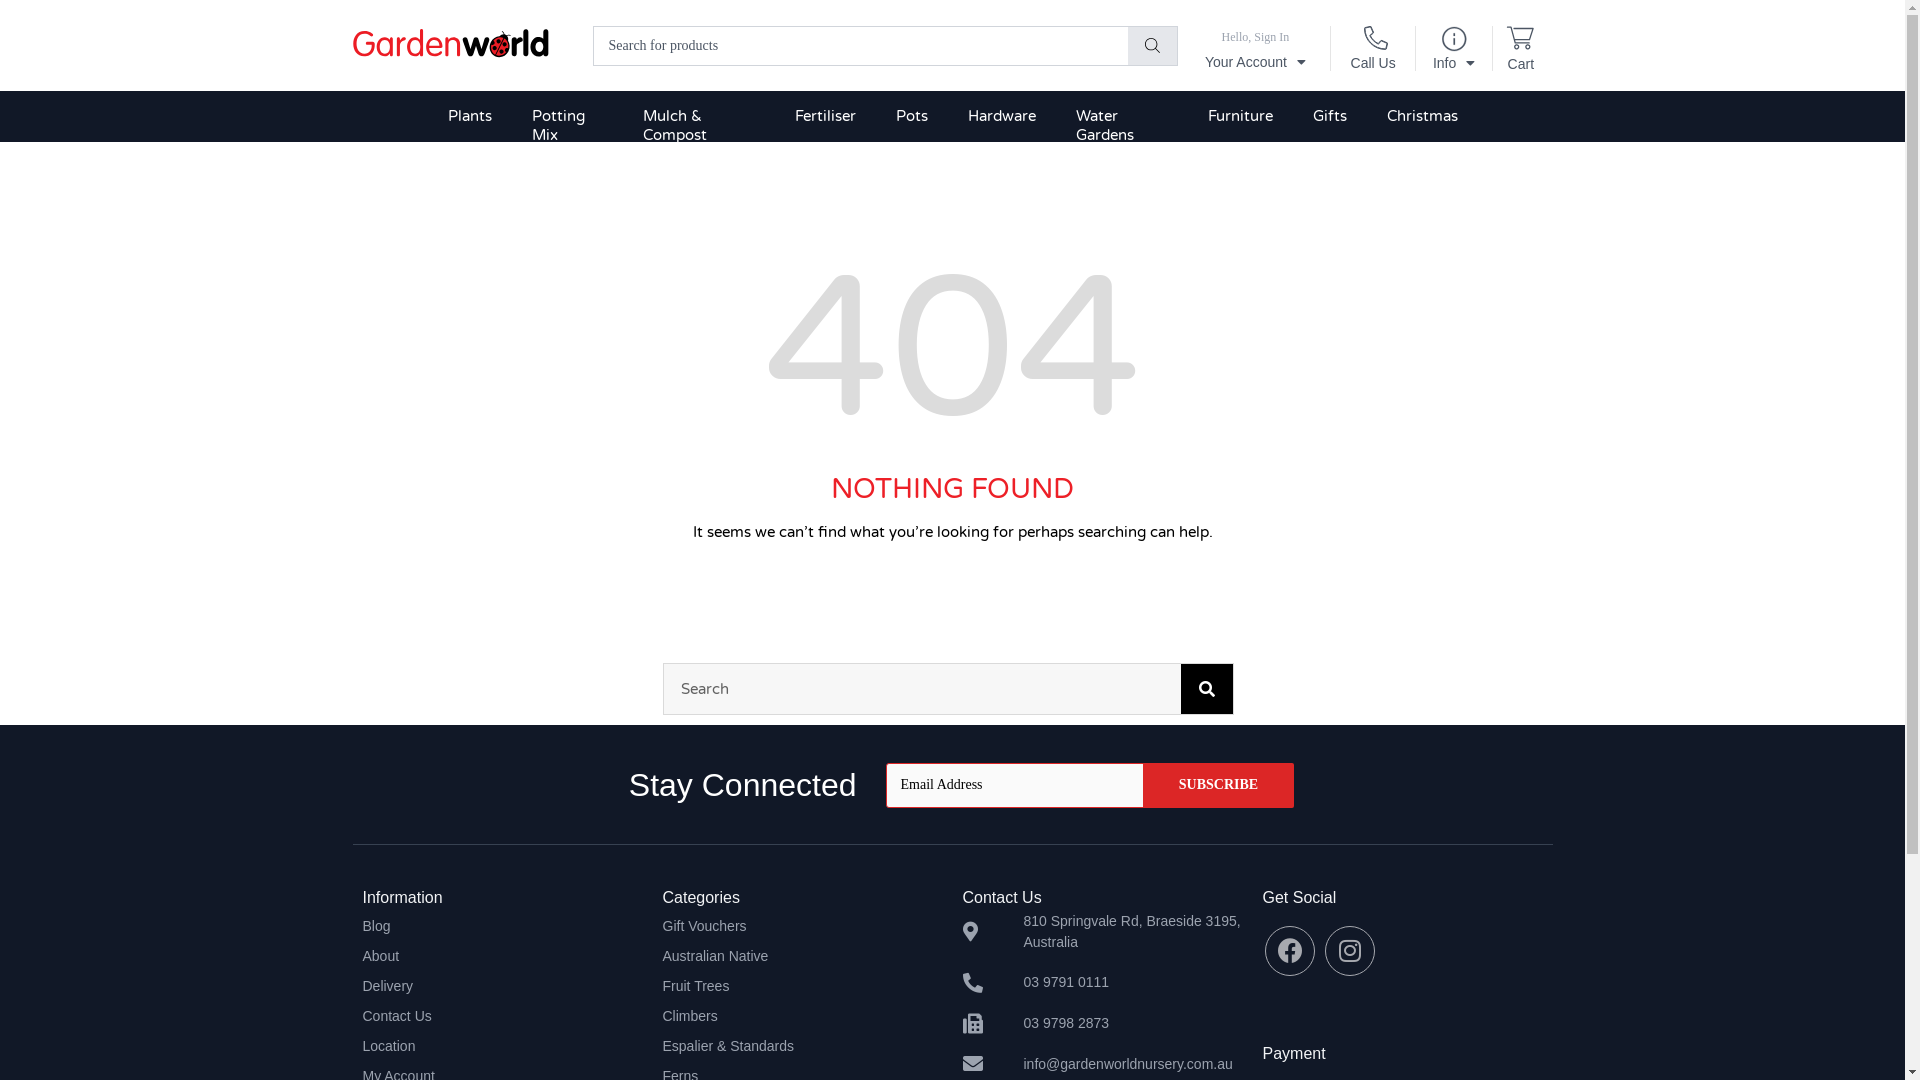  I want to click on '03 9791 0111', so click(1101, 981).